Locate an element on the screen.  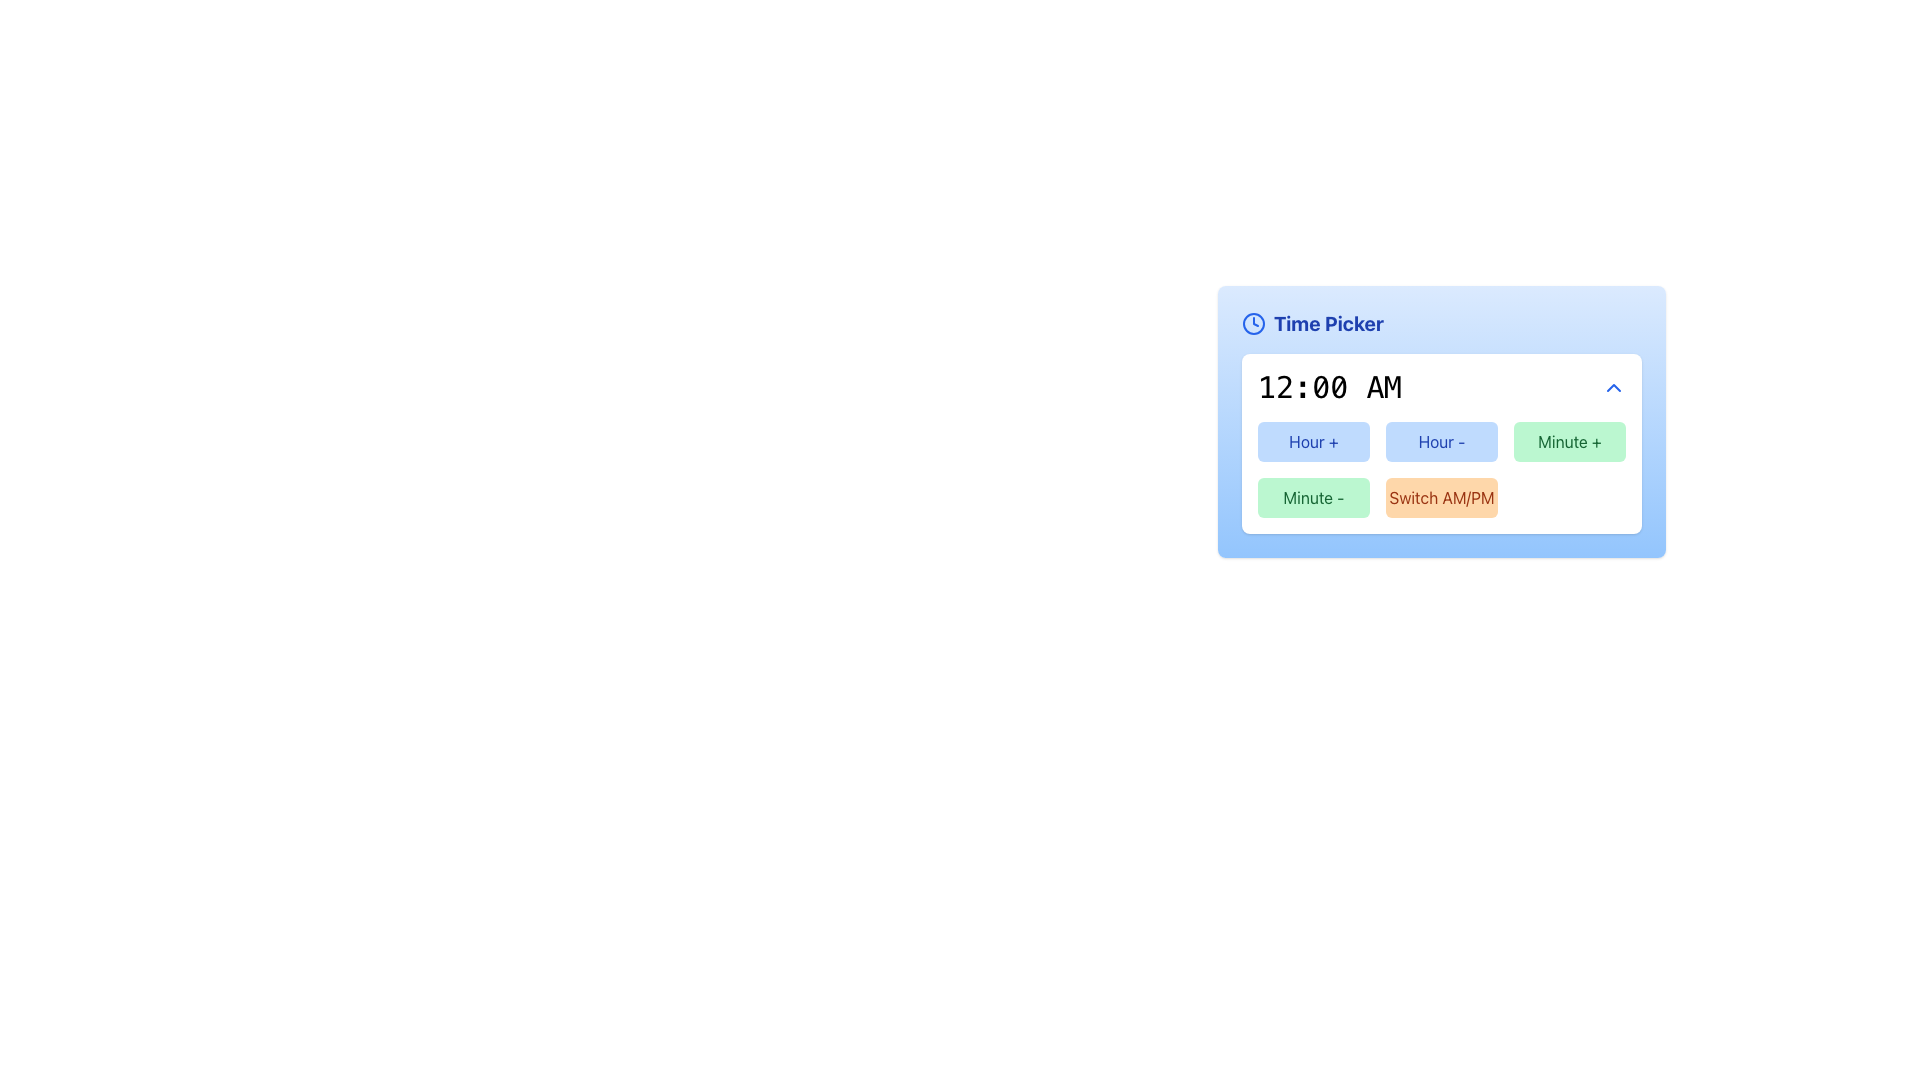
the increment button located to the right of the time text '12:00 AM' in the 'Time Picker' interface is located at coordinates (1613, 388).